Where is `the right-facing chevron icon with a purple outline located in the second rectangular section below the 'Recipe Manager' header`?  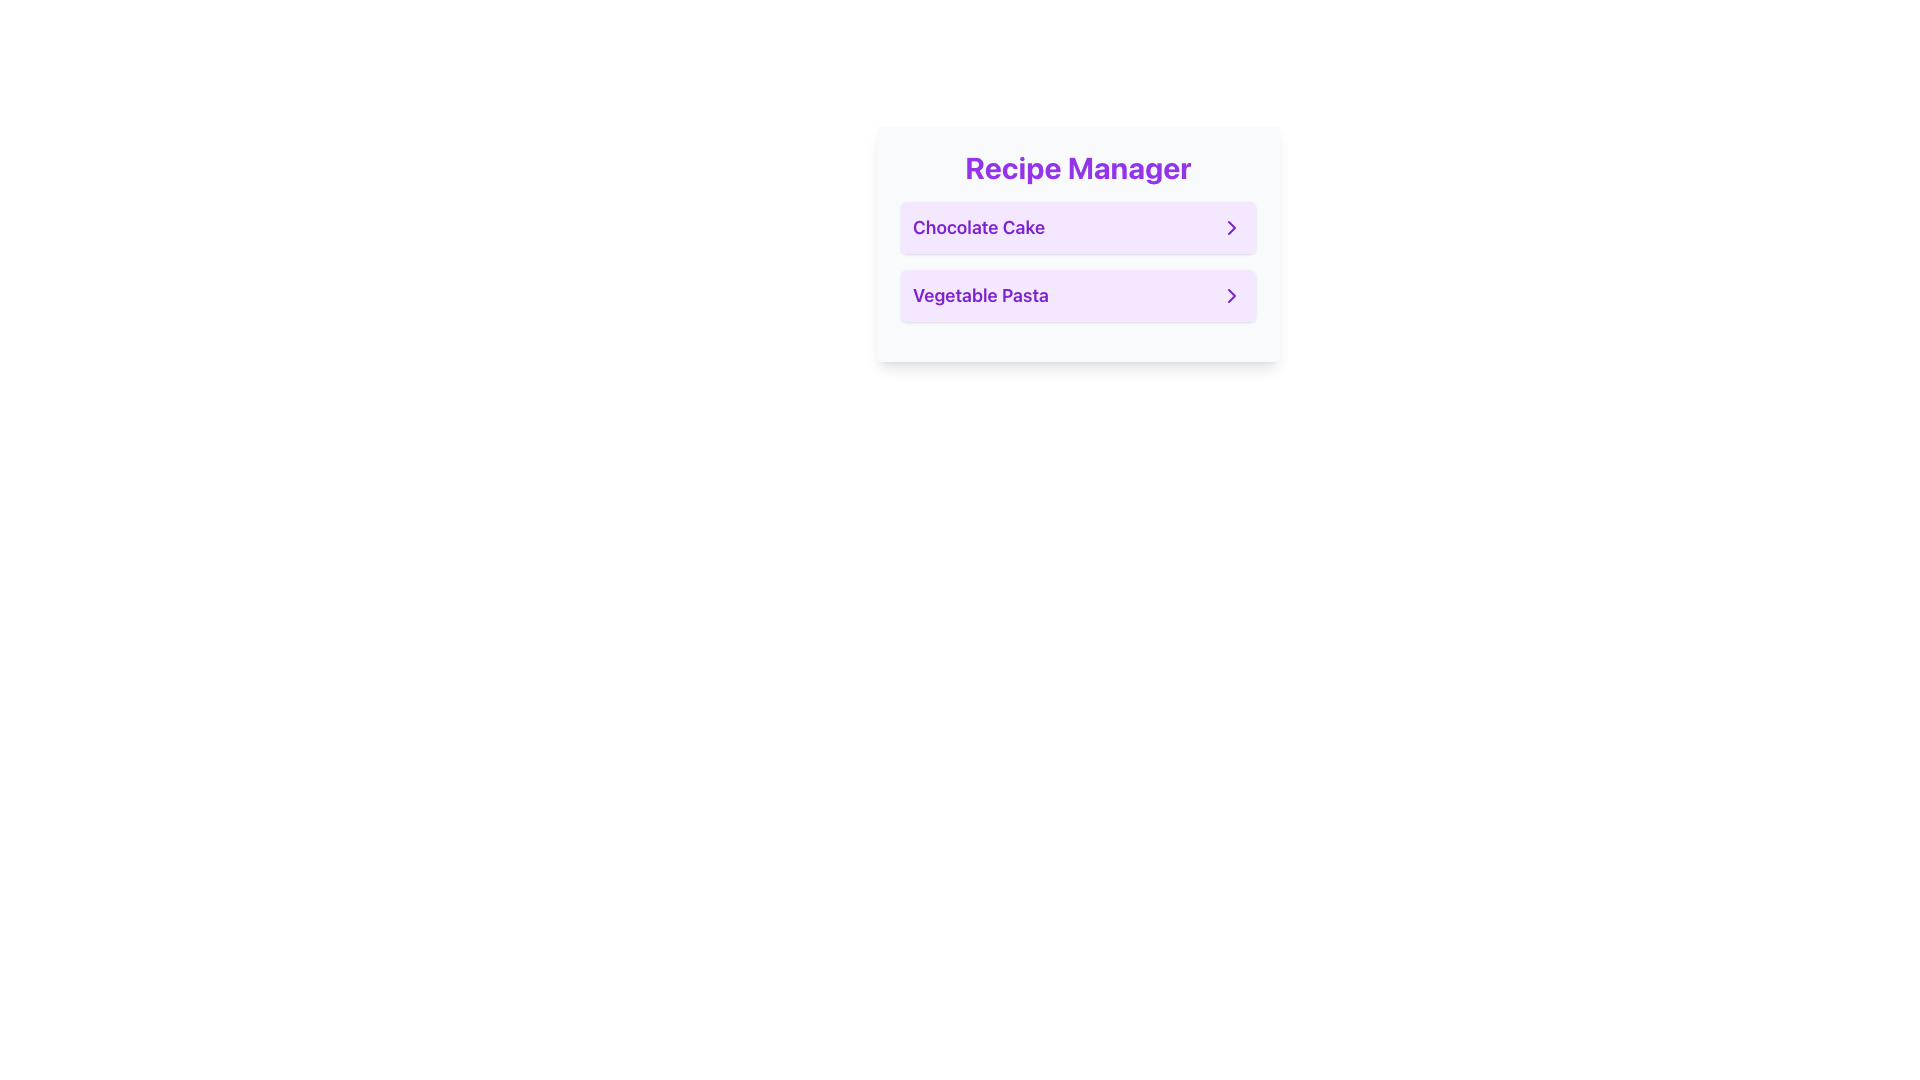 the right-facing chevron icon with a purple outline located in the second rectangular section below the 'Recipe Manager' header is located at coordinates (1231, 296).